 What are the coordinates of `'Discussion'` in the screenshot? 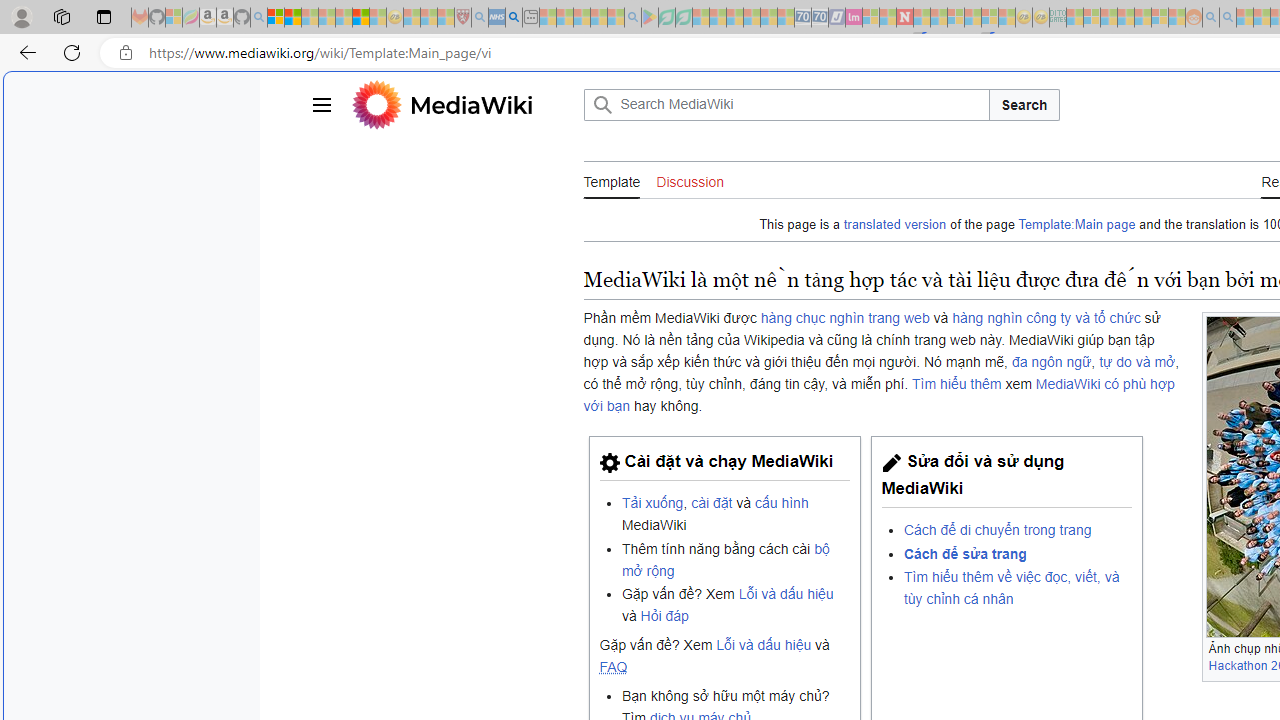 It's located at (689, 181).